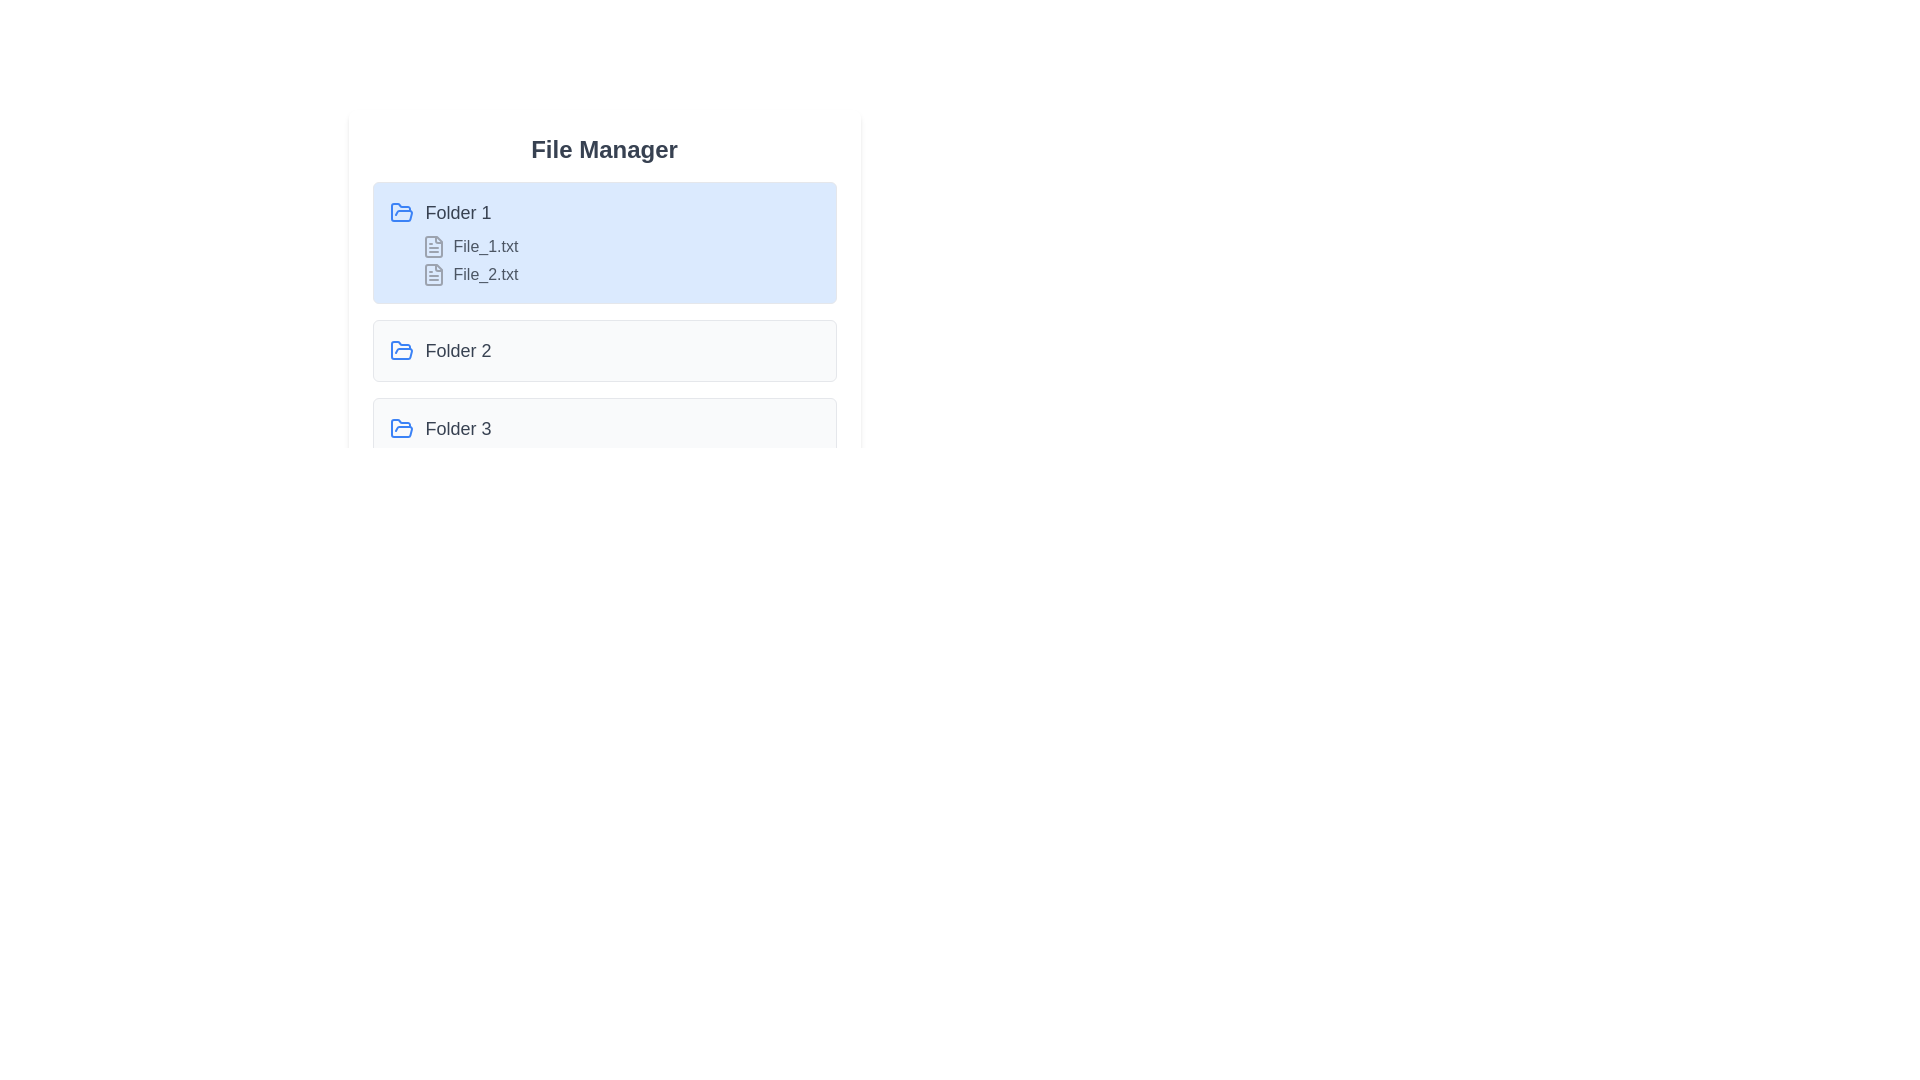  I want to click on the text label 'Folder 2', which is styled in medium-weight gray font and presented in a large size, located within the second item in a list of folders to the right of the folder icon, so click(457, 350).